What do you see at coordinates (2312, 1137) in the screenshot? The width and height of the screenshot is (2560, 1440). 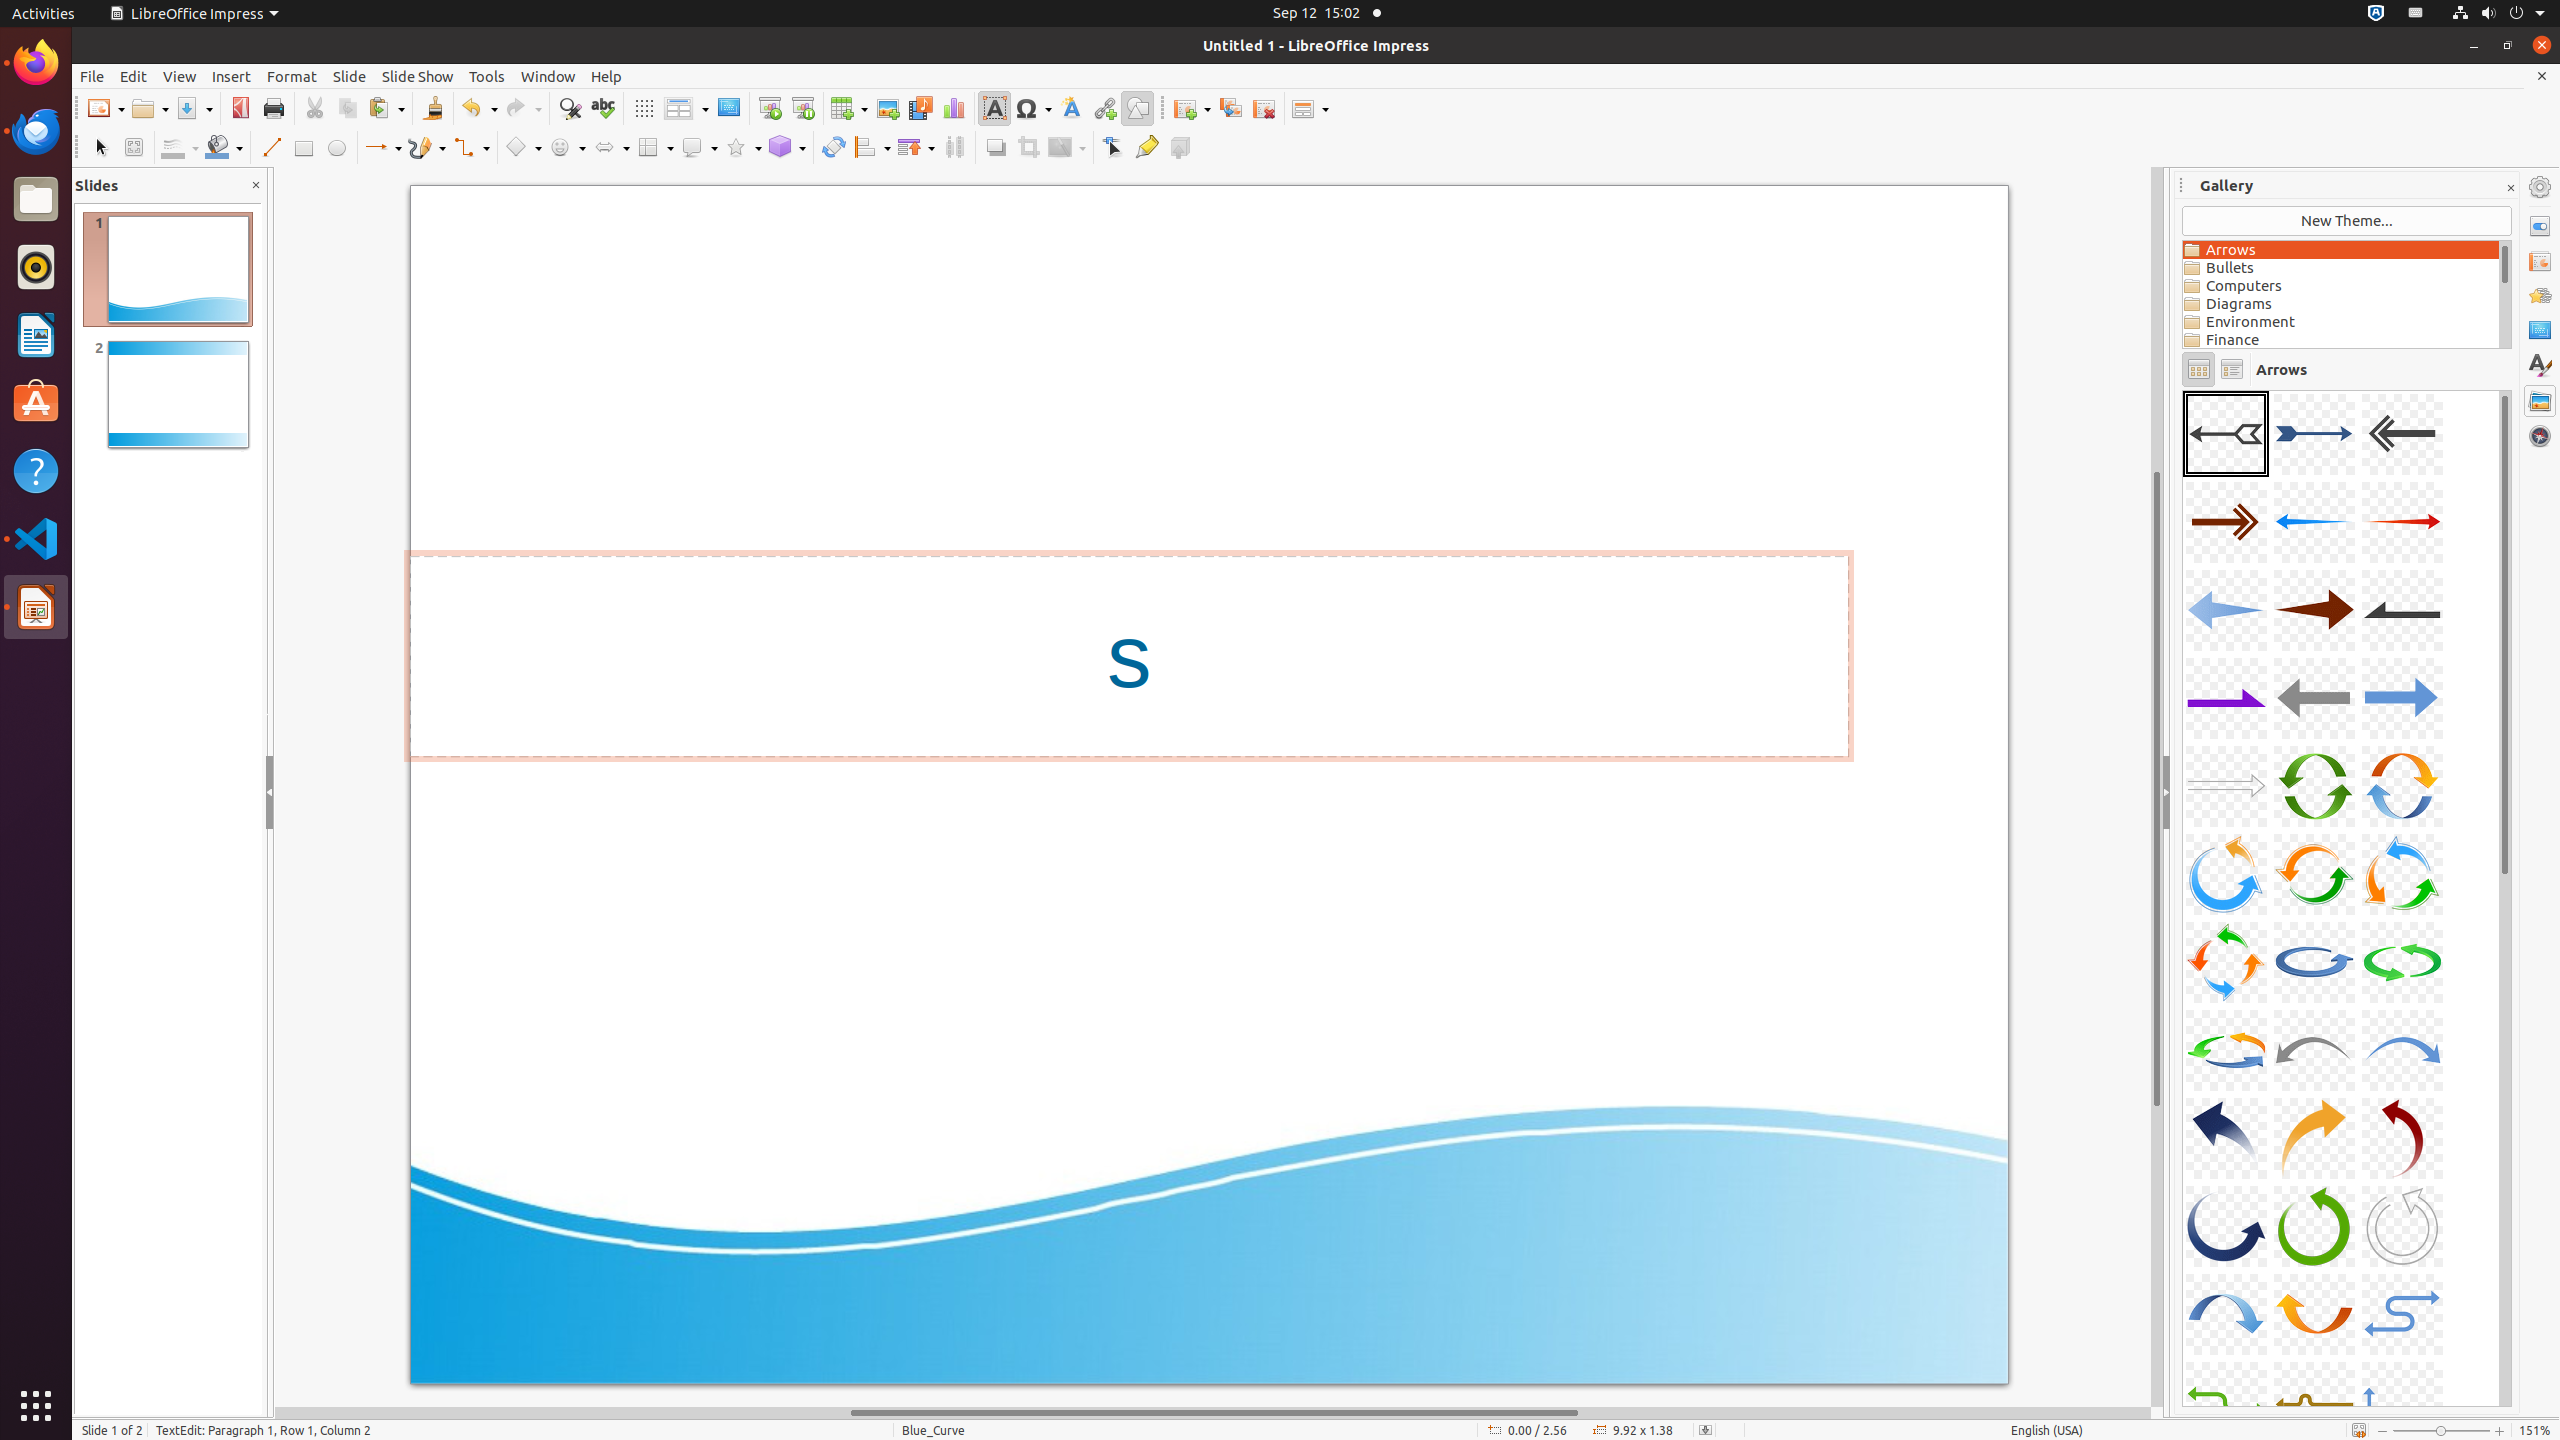 I see `'A26-CurvedArrow-Orange'` at bounding box center [2312, 1137].